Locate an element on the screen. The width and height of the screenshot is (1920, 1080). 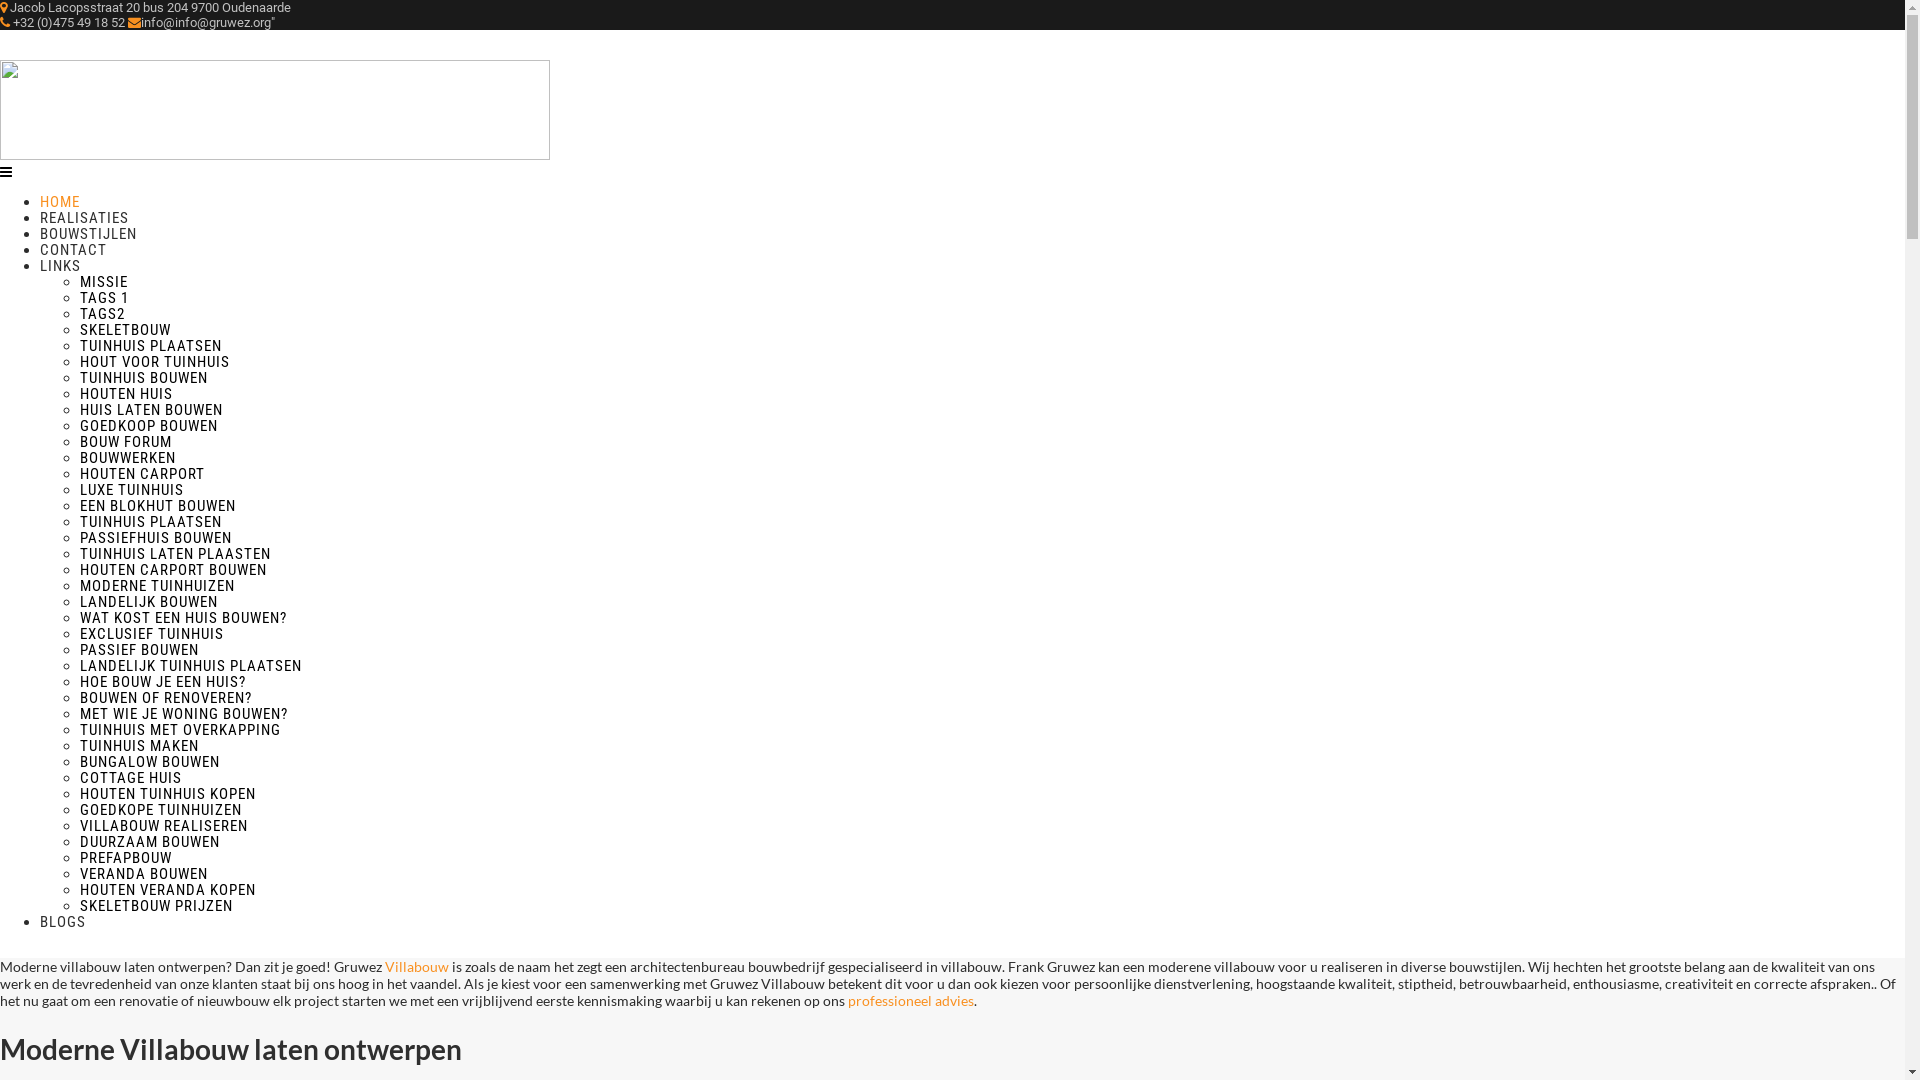
'CONTACT' is located at coordinates (73, 249).